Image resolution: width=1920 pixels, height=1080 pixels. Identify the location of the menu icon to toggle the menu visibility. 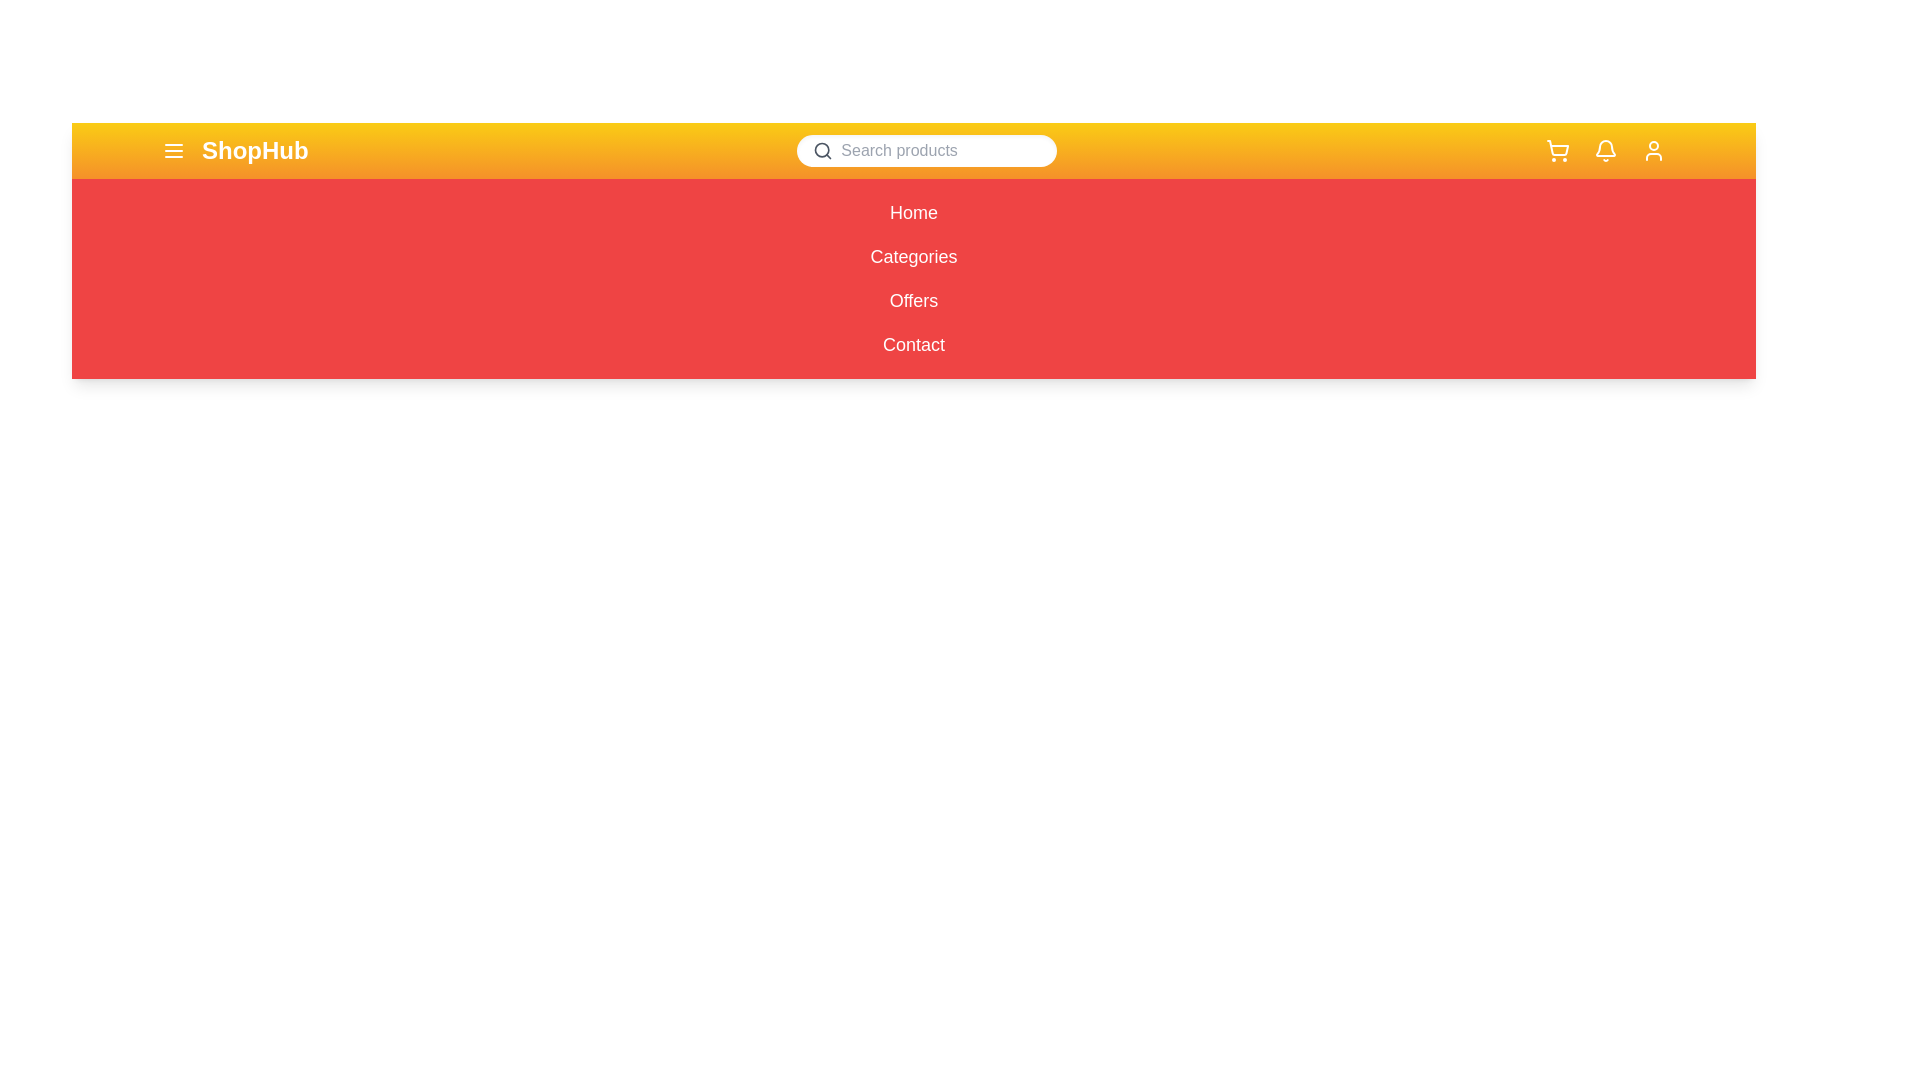
(173, 149).